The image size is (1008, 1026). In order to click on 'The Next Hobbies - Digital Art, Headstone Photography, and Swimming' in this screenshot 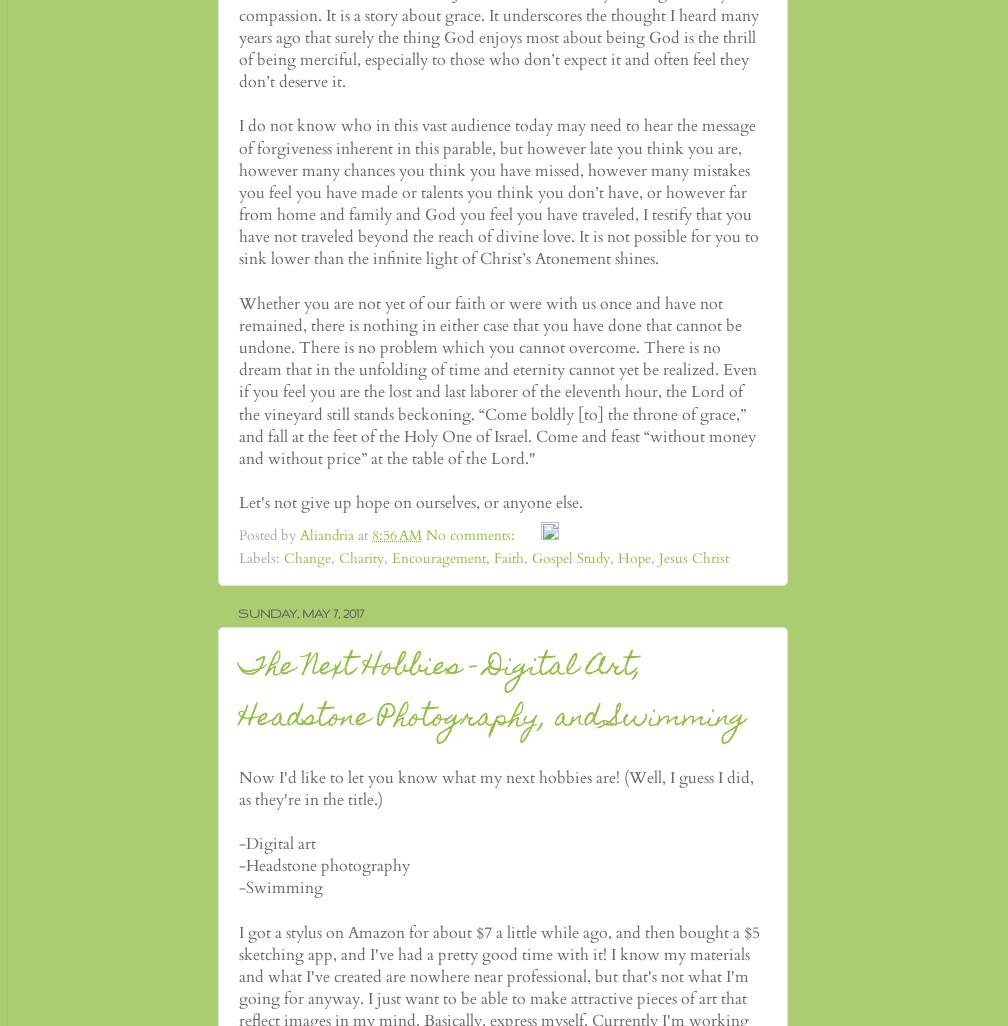, I will do `click(493, 691)`.